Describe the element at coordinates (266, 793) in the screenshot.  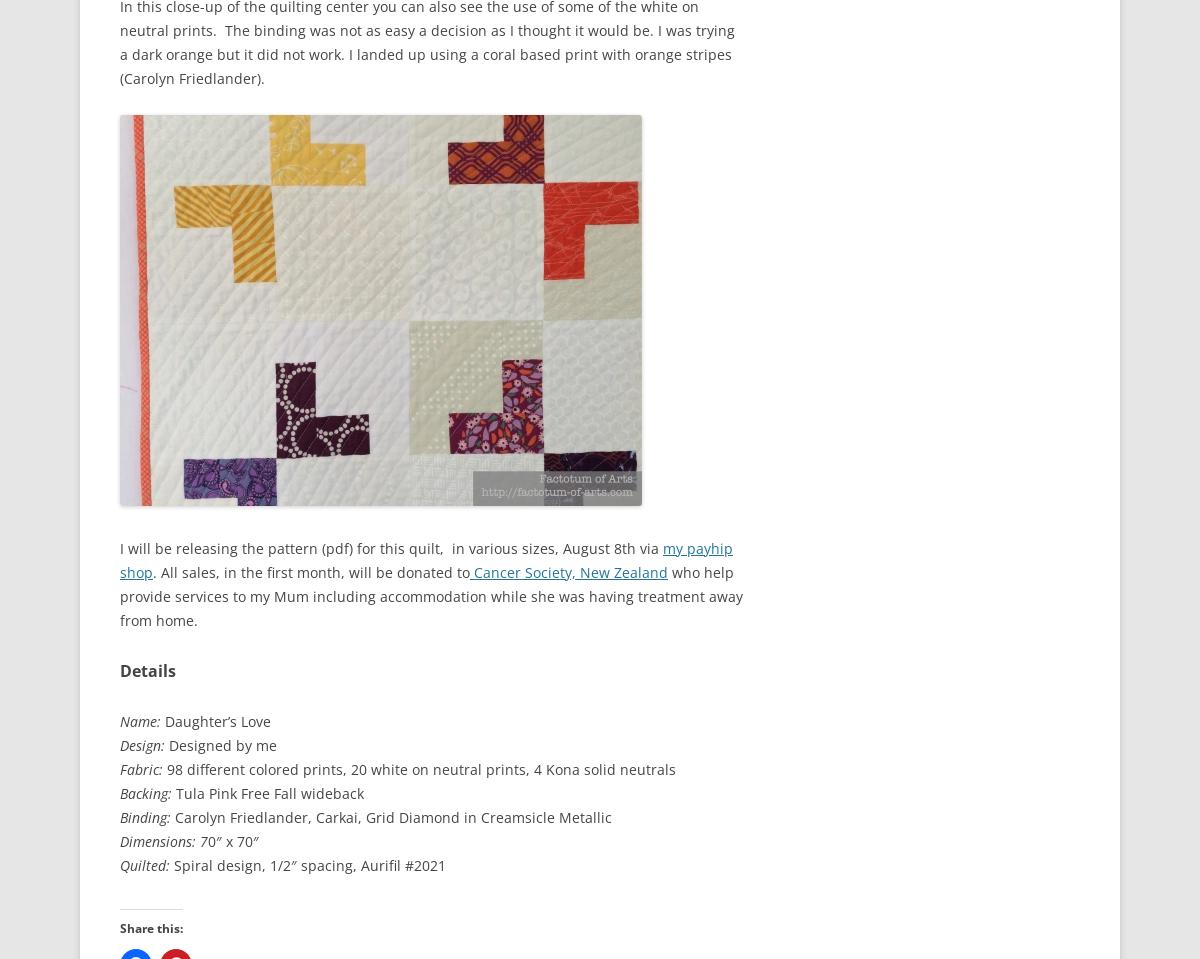
I see `'Tula Pink Free Fall wideback'` at that location.